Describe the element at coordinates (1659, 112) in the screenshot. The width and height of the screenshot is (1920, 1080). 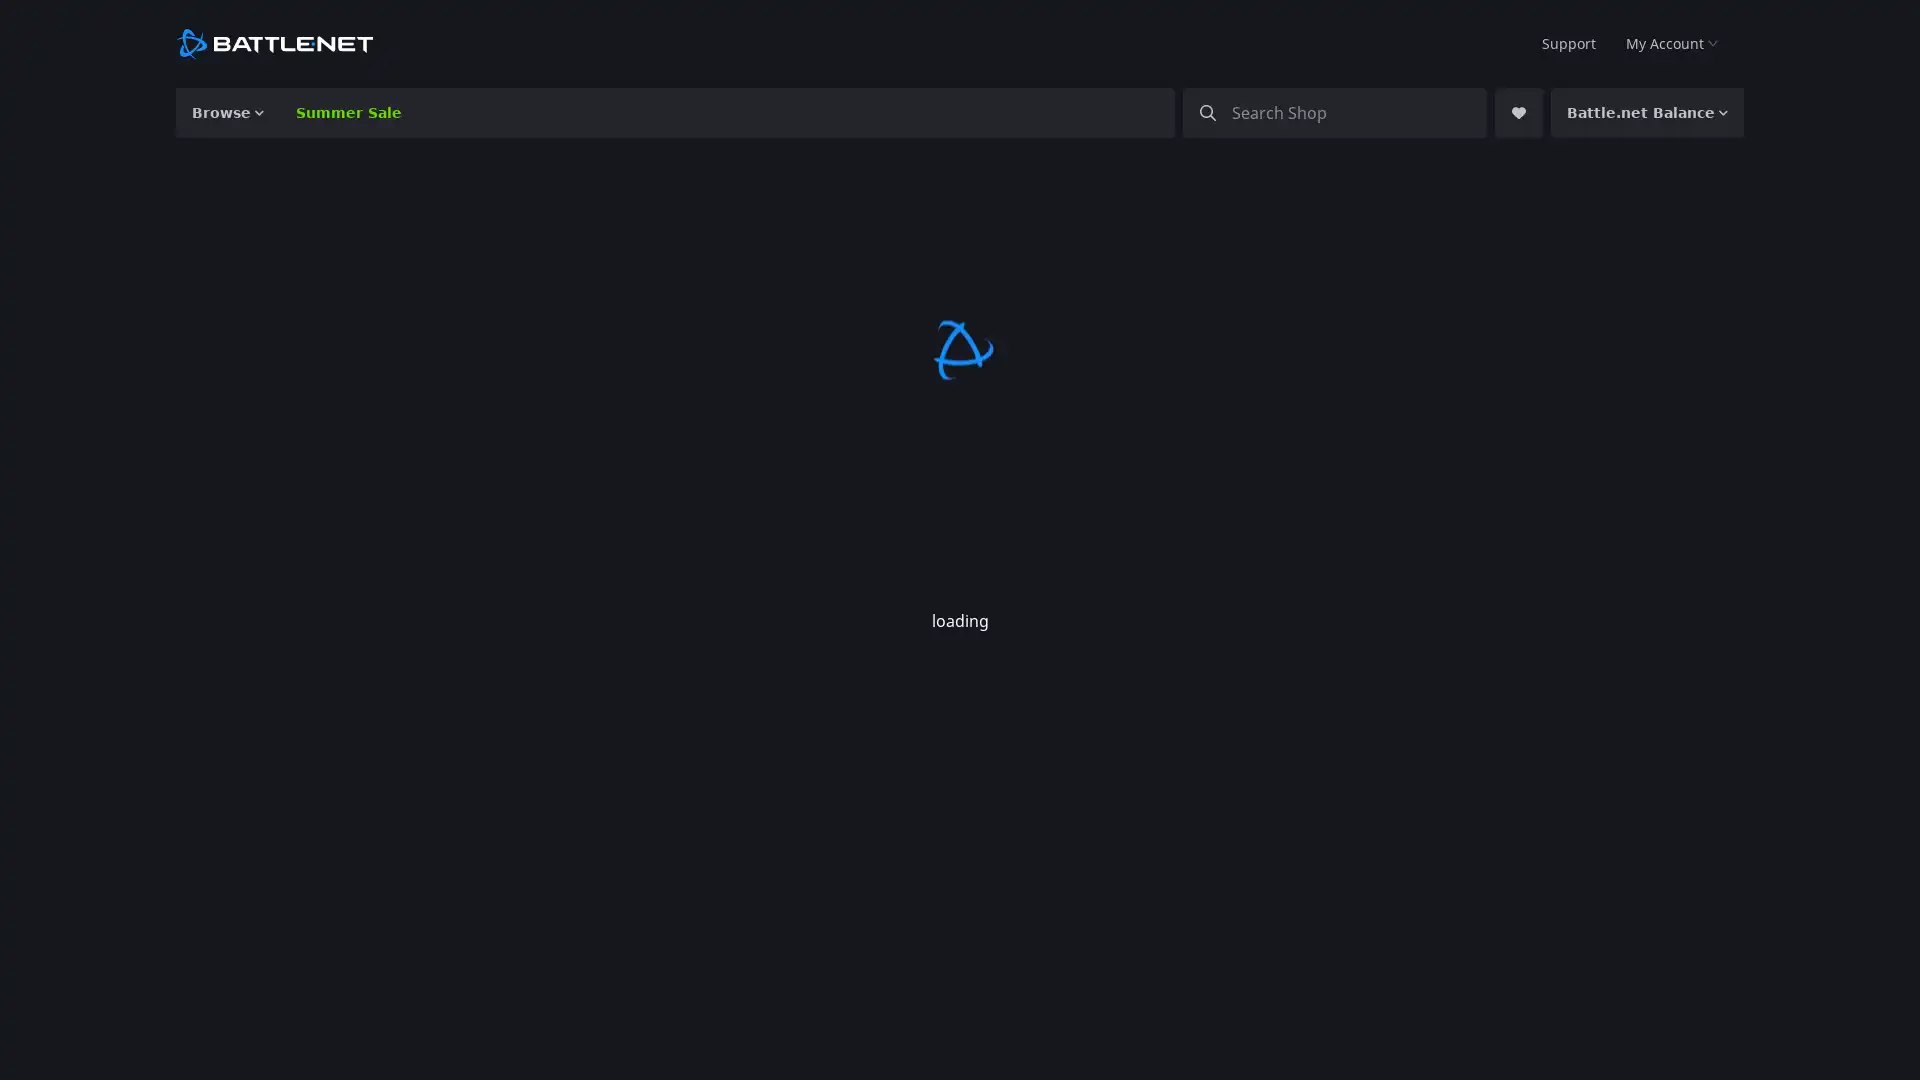
I see `Battle.net Balance` at that location.